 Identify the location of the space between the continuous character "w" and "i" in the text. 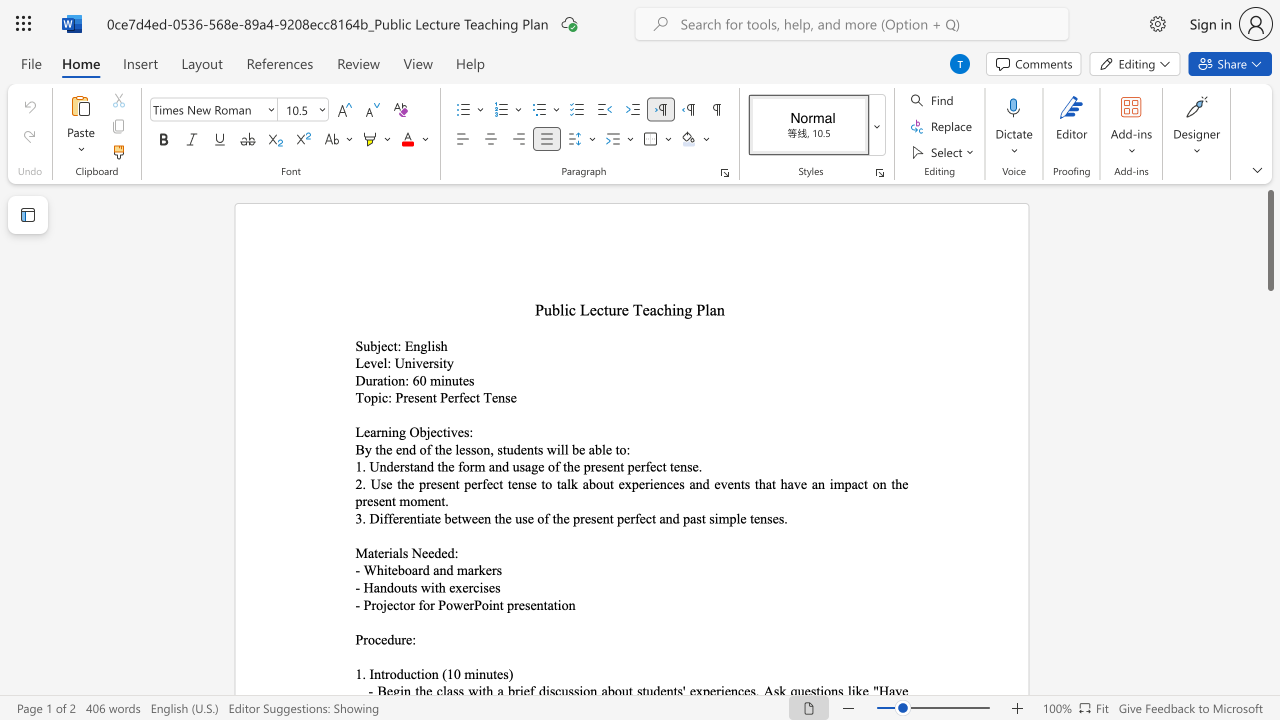
(555, 448).